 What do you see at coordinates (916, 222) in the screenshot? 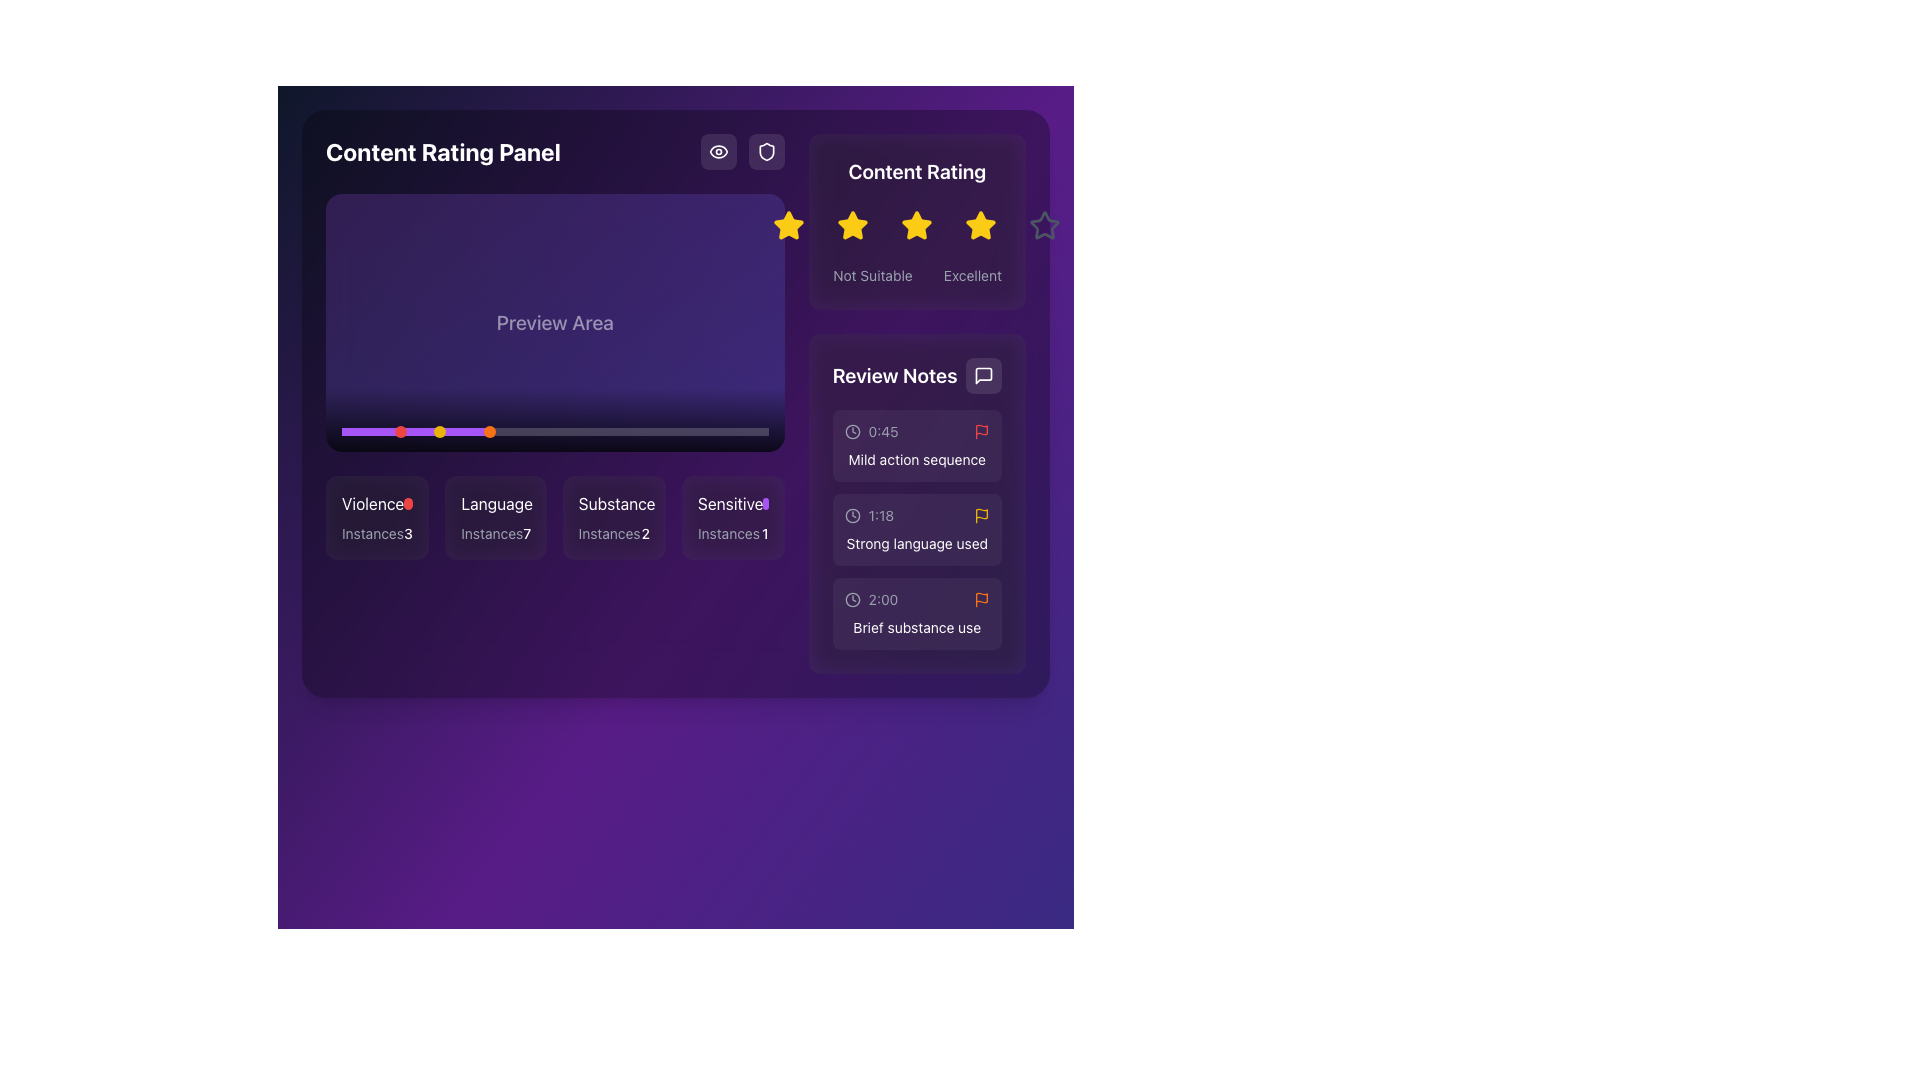
I see `any star in the 'Content Rating' section` at bounding box center [916, 222].